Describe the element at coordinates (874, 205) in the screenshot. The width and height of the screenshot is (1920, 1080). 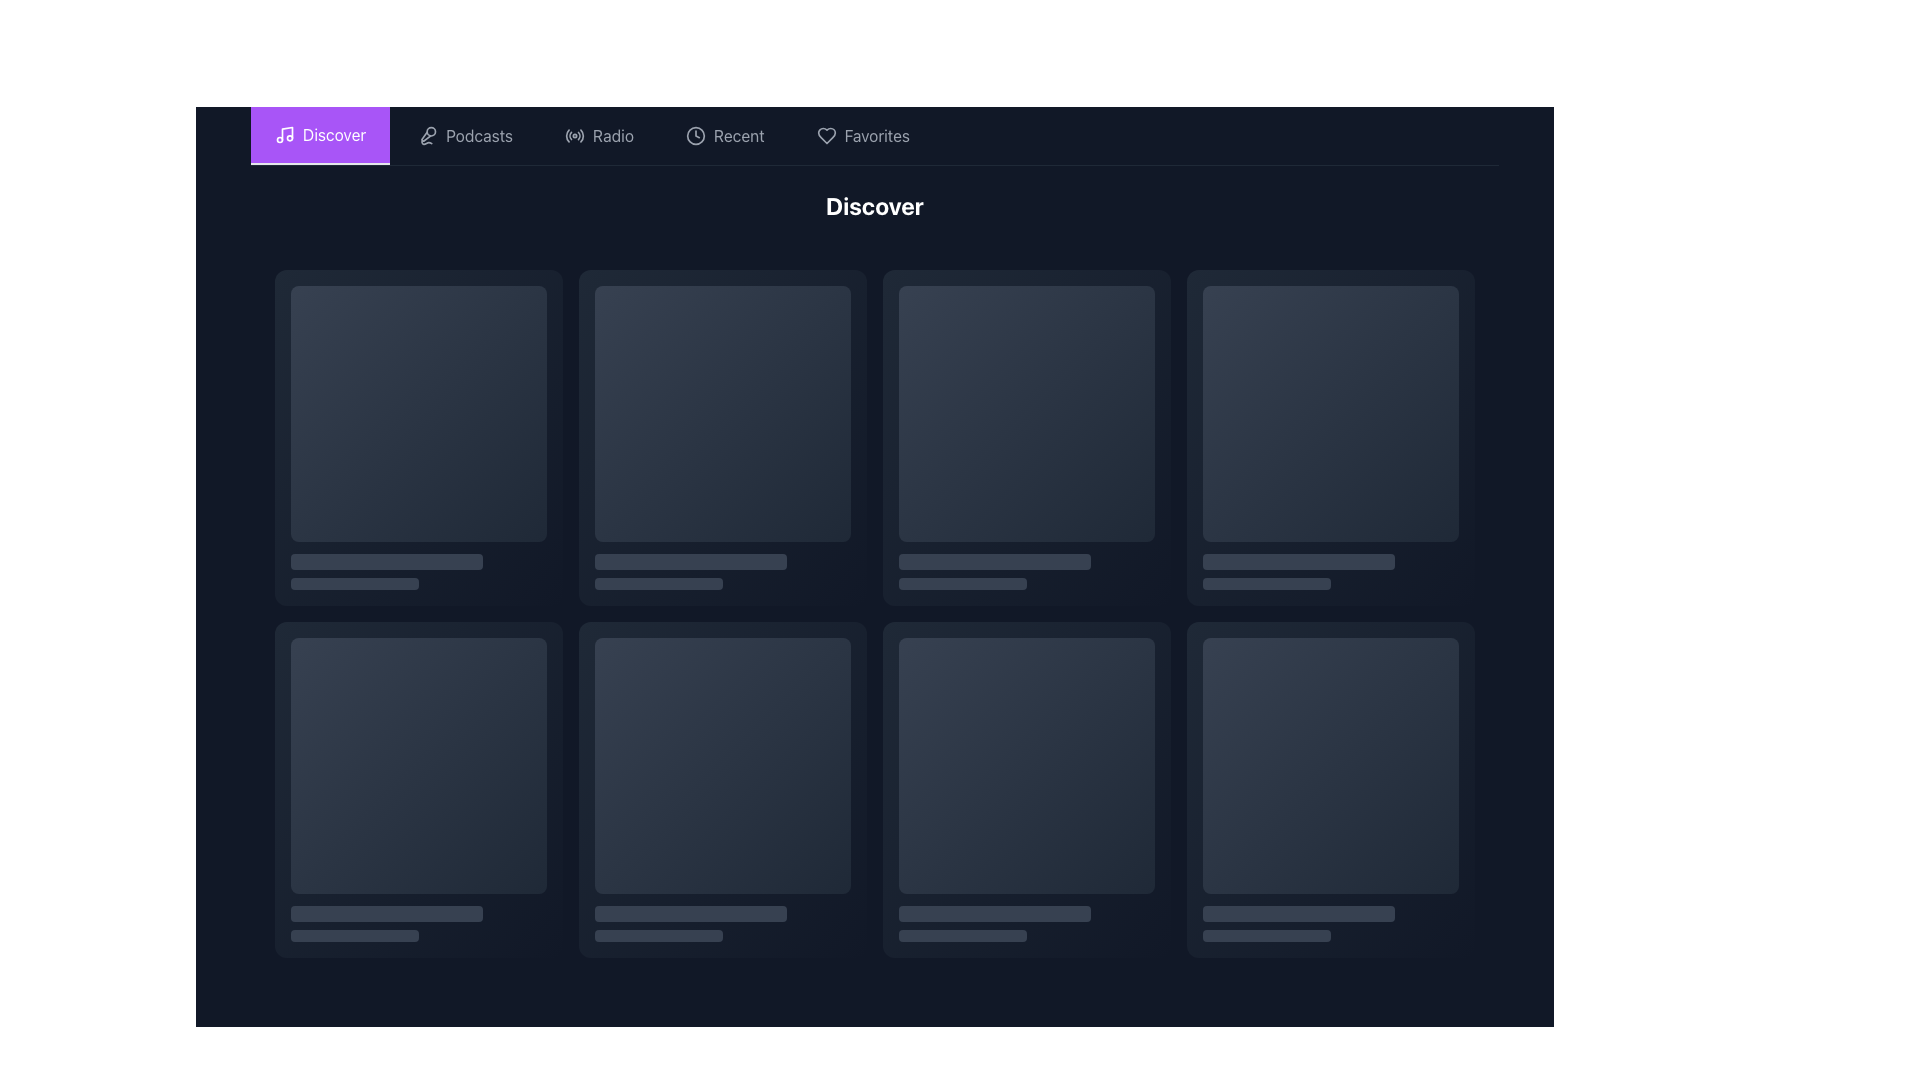
I see `the 'Discover' heading displayed prominently at the top center of the content section` at that location.